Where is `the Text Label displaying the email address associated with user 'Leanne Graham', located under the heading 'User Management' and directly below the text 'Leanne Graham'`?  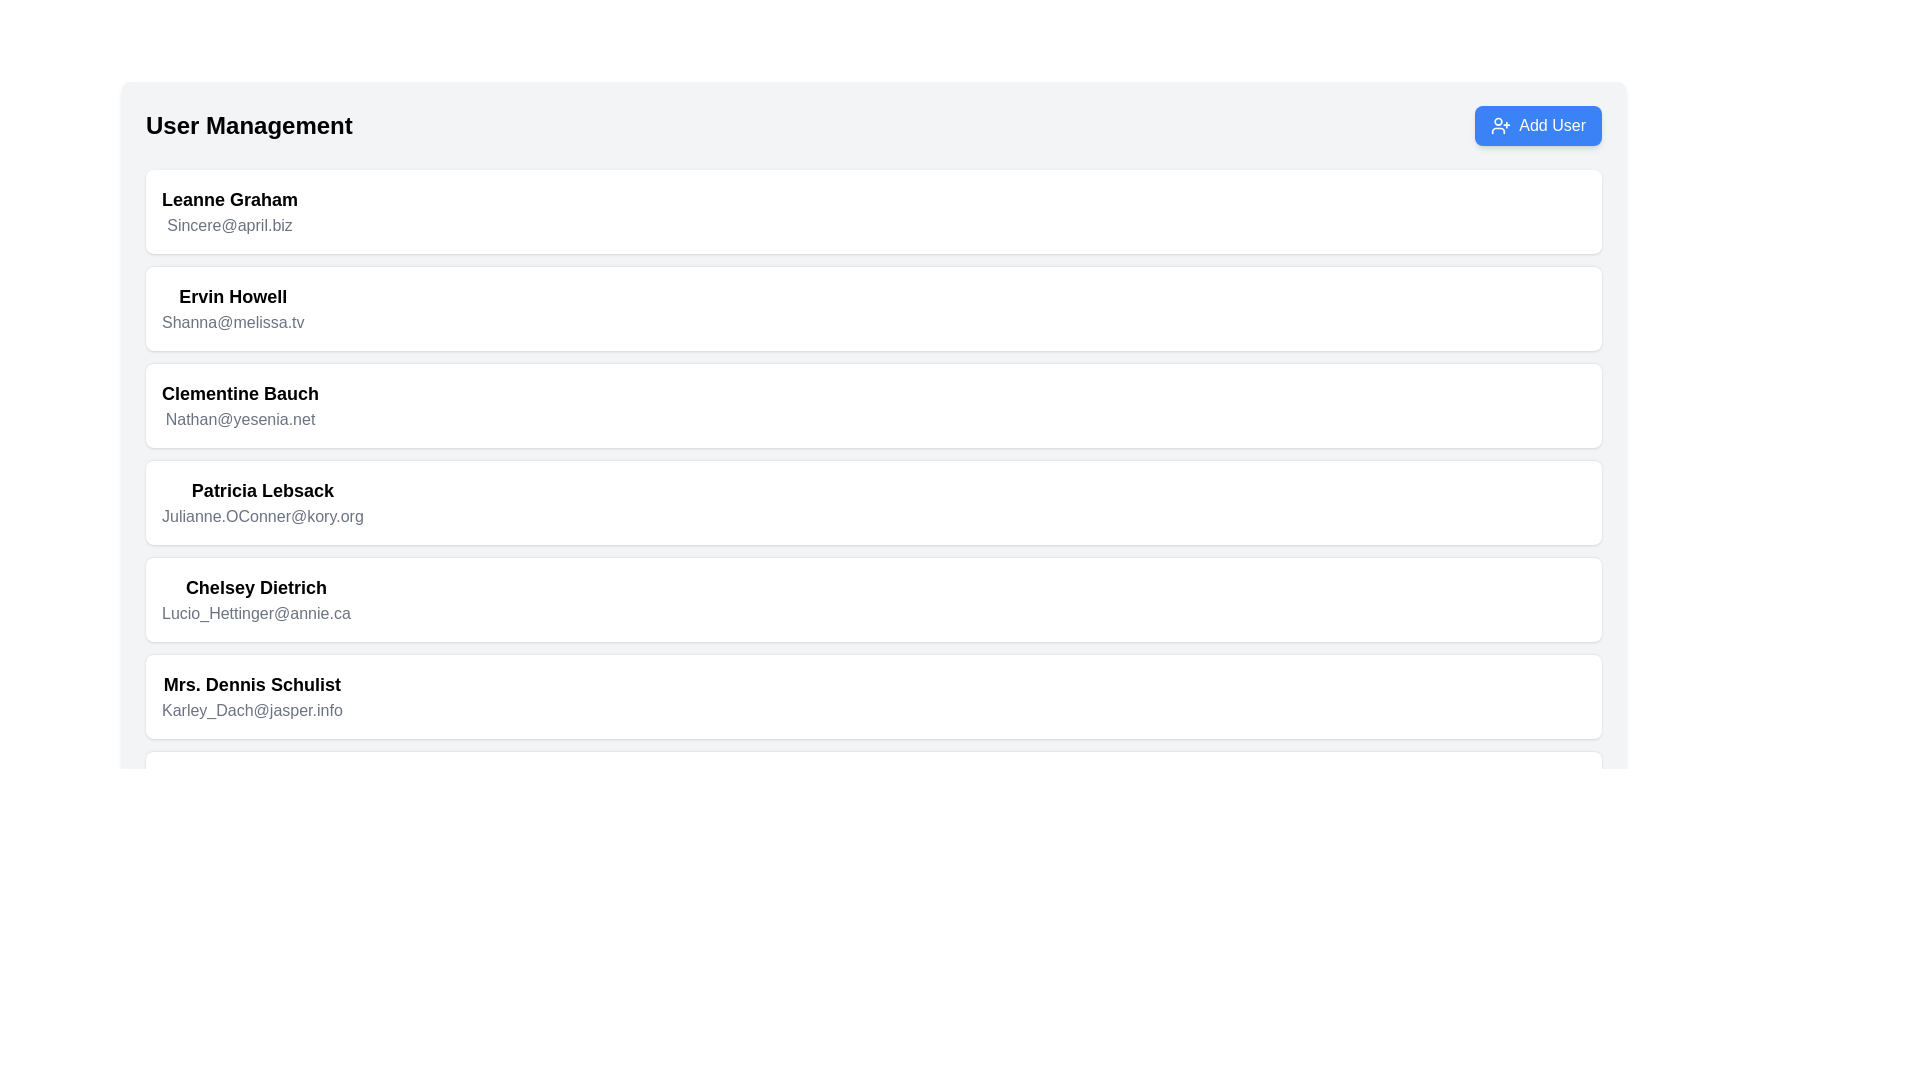 the Text Label displaying the email address associated with user 'Leanne Graham', located under the heading 'User Management' and directly below the text 'Leanne Graham' is located at coordinates (230, 225).